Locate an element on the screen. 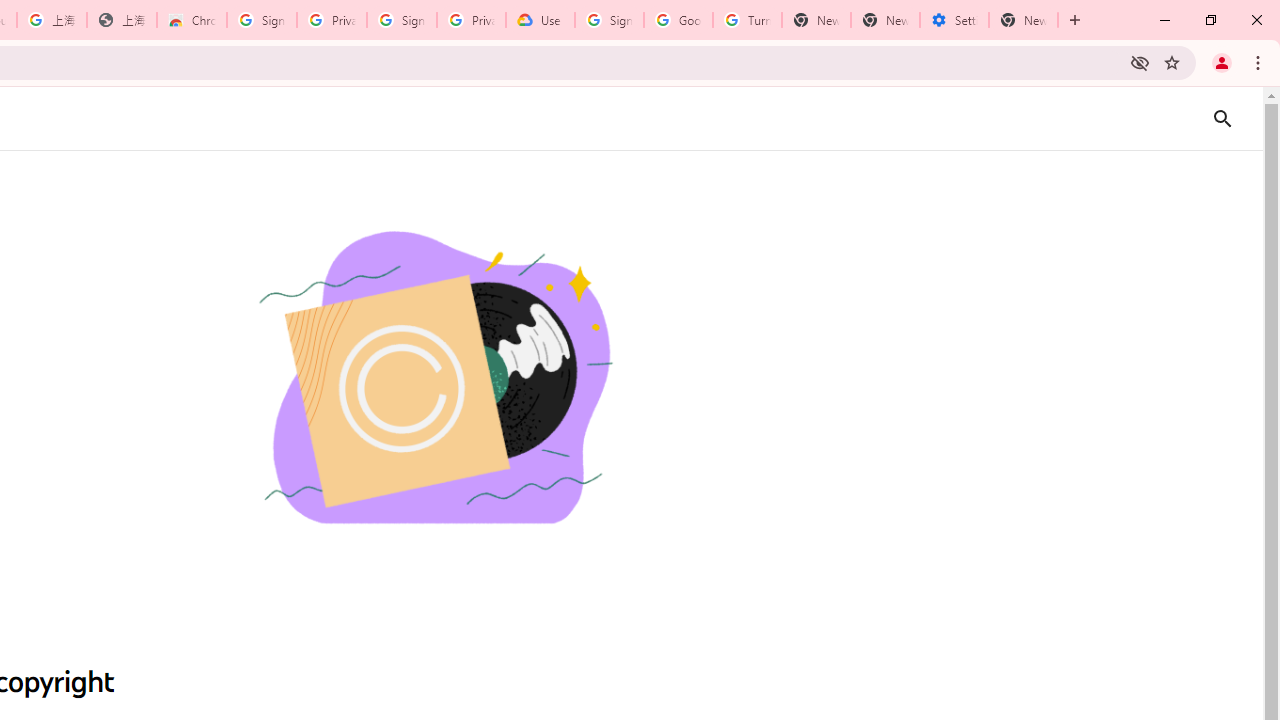 The height and width of the screenshot is (720, 1280). 'Settings - System' is located at coordinates (953, 20).